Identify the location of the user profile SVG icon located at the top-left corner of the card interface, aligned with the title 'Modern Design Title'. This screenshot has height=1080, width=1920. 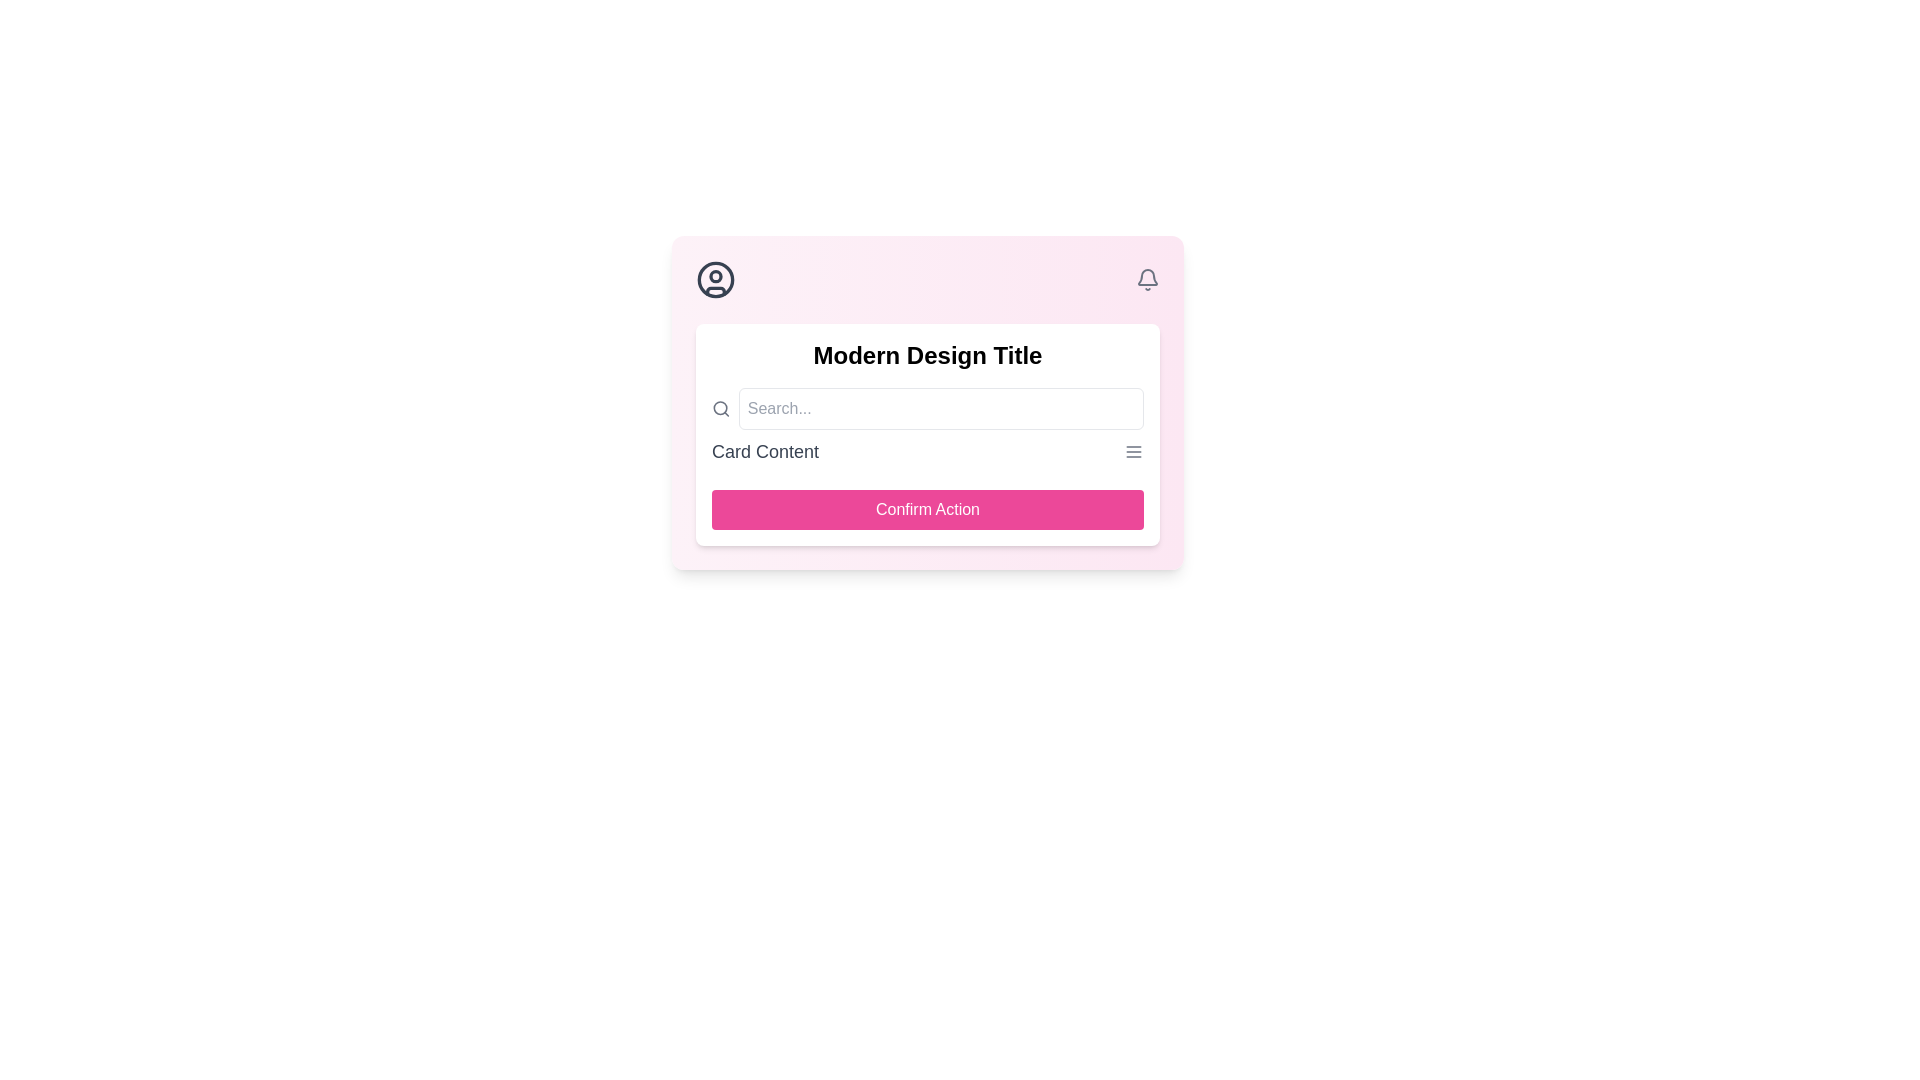
(715, 280).